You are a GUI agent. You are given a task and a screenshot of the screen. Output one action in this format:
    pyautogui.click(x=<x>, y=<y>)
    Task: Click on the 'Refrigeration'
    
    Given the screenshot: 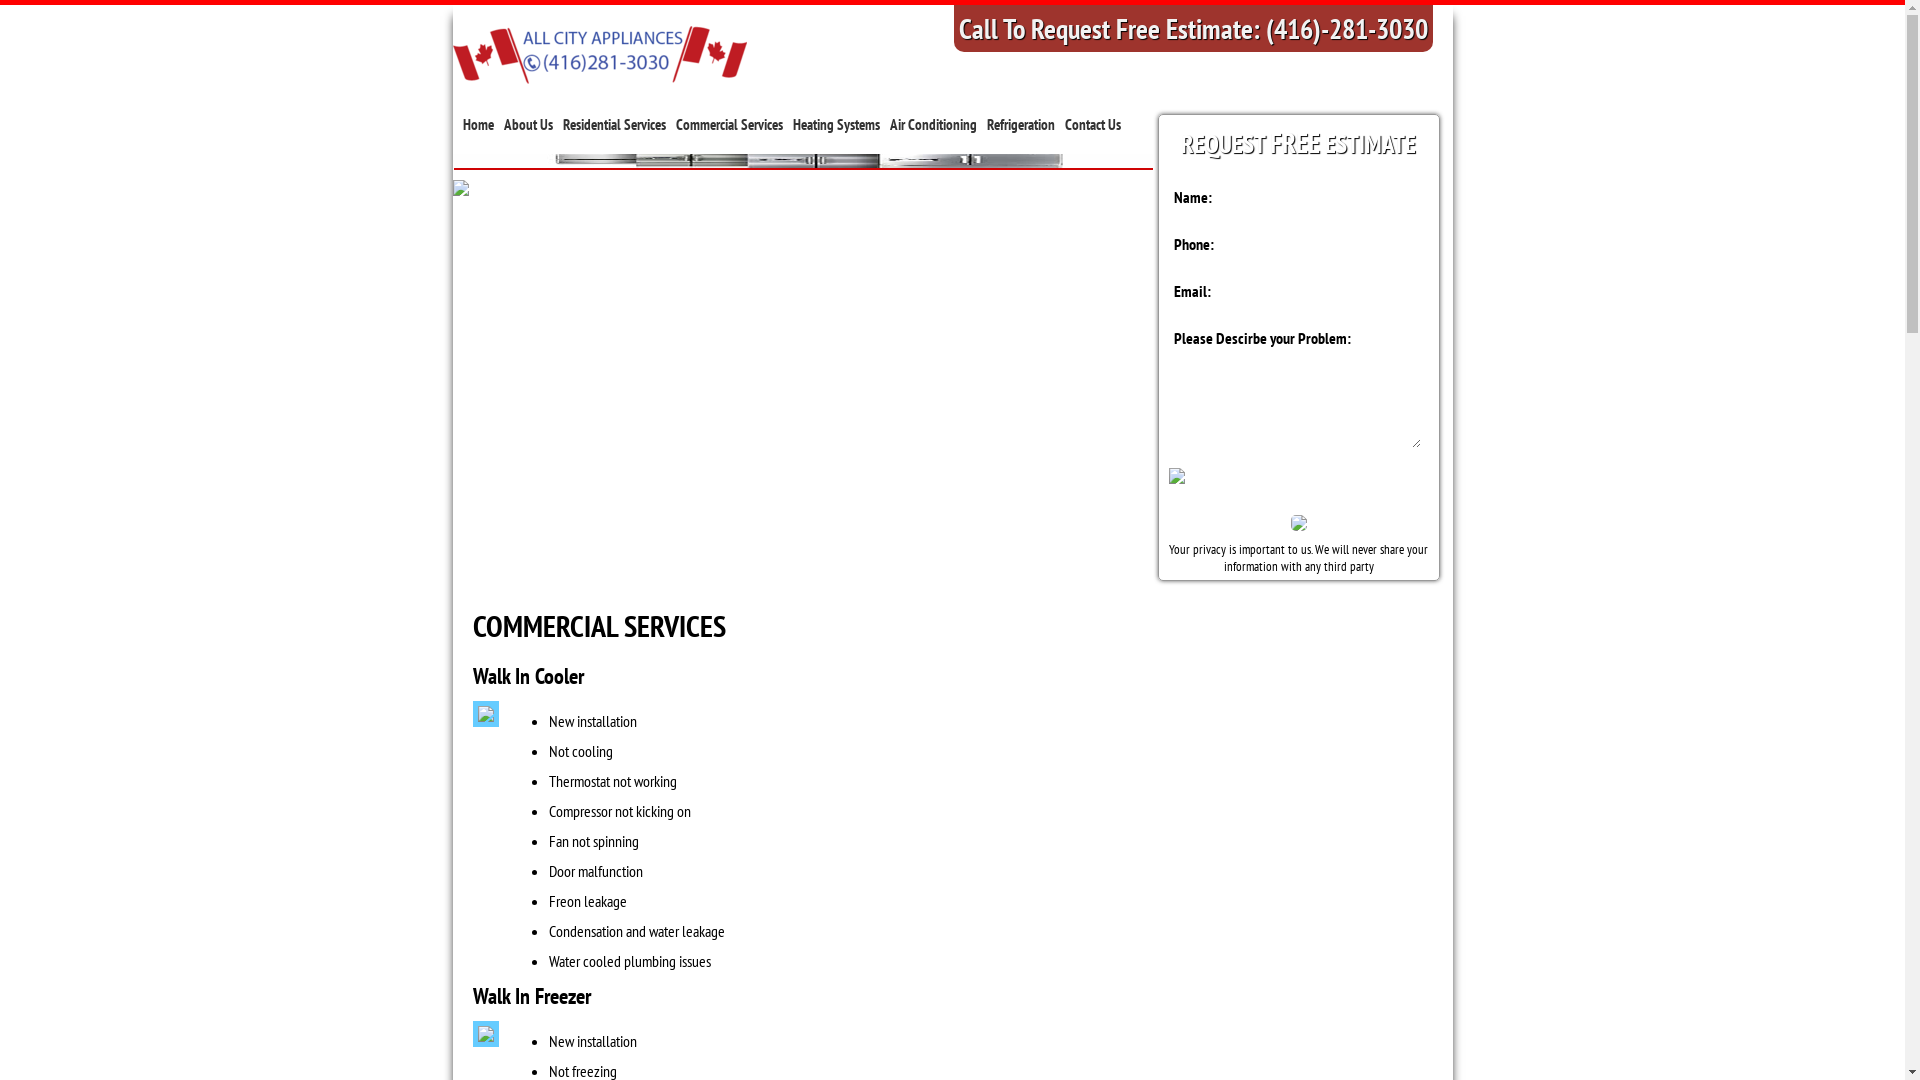 What is the action you would take?
    pyautogui.click(x=985, y=124)
    